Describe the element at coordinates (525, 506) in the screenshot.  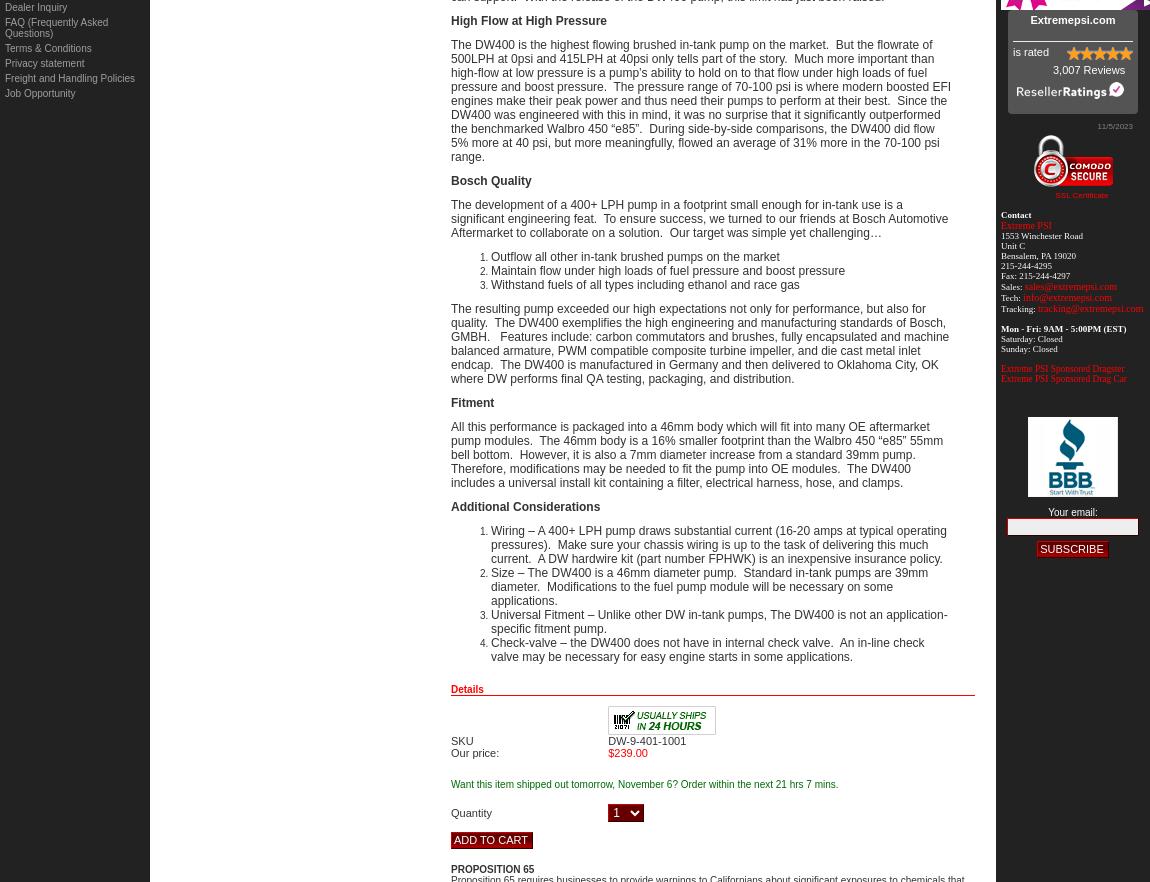
I see `'Additional Considerations'` at that location.